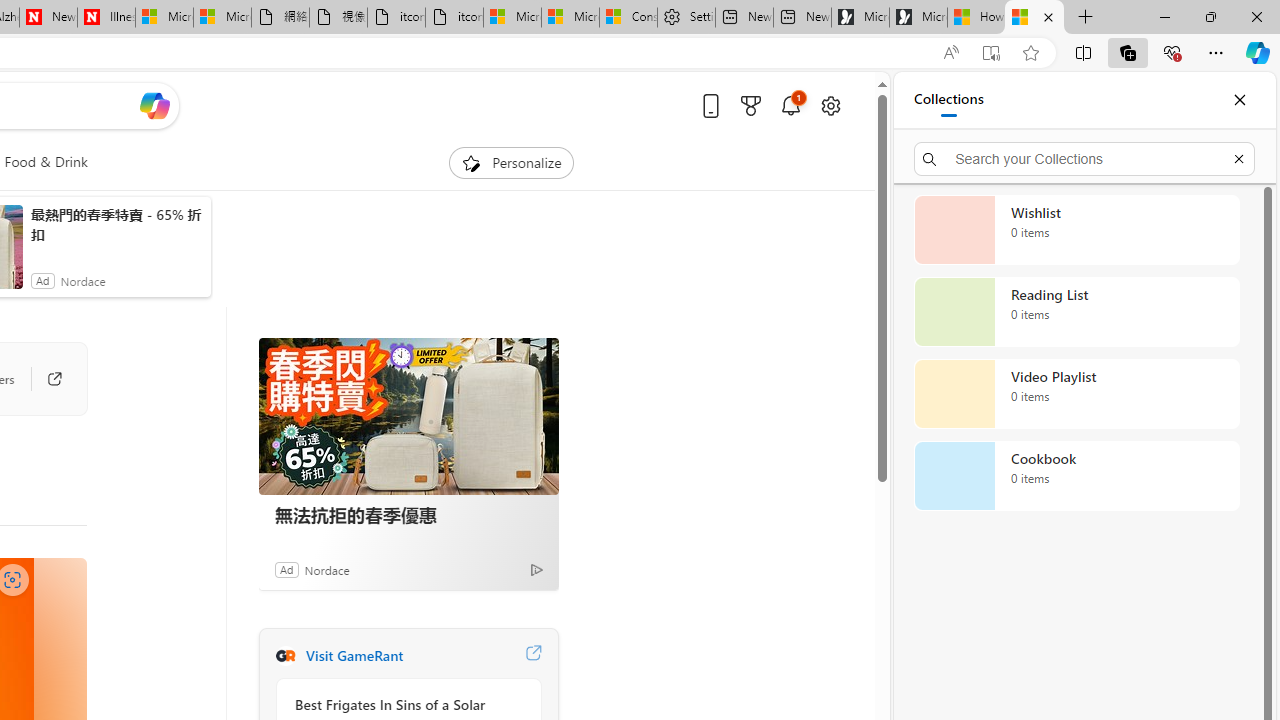 The image size is (1280, 720). What do you see at coordinates (917, 17) in the screenshot?
I see `'Microsoft Start Gaming'` at bounding box center [917, 17].